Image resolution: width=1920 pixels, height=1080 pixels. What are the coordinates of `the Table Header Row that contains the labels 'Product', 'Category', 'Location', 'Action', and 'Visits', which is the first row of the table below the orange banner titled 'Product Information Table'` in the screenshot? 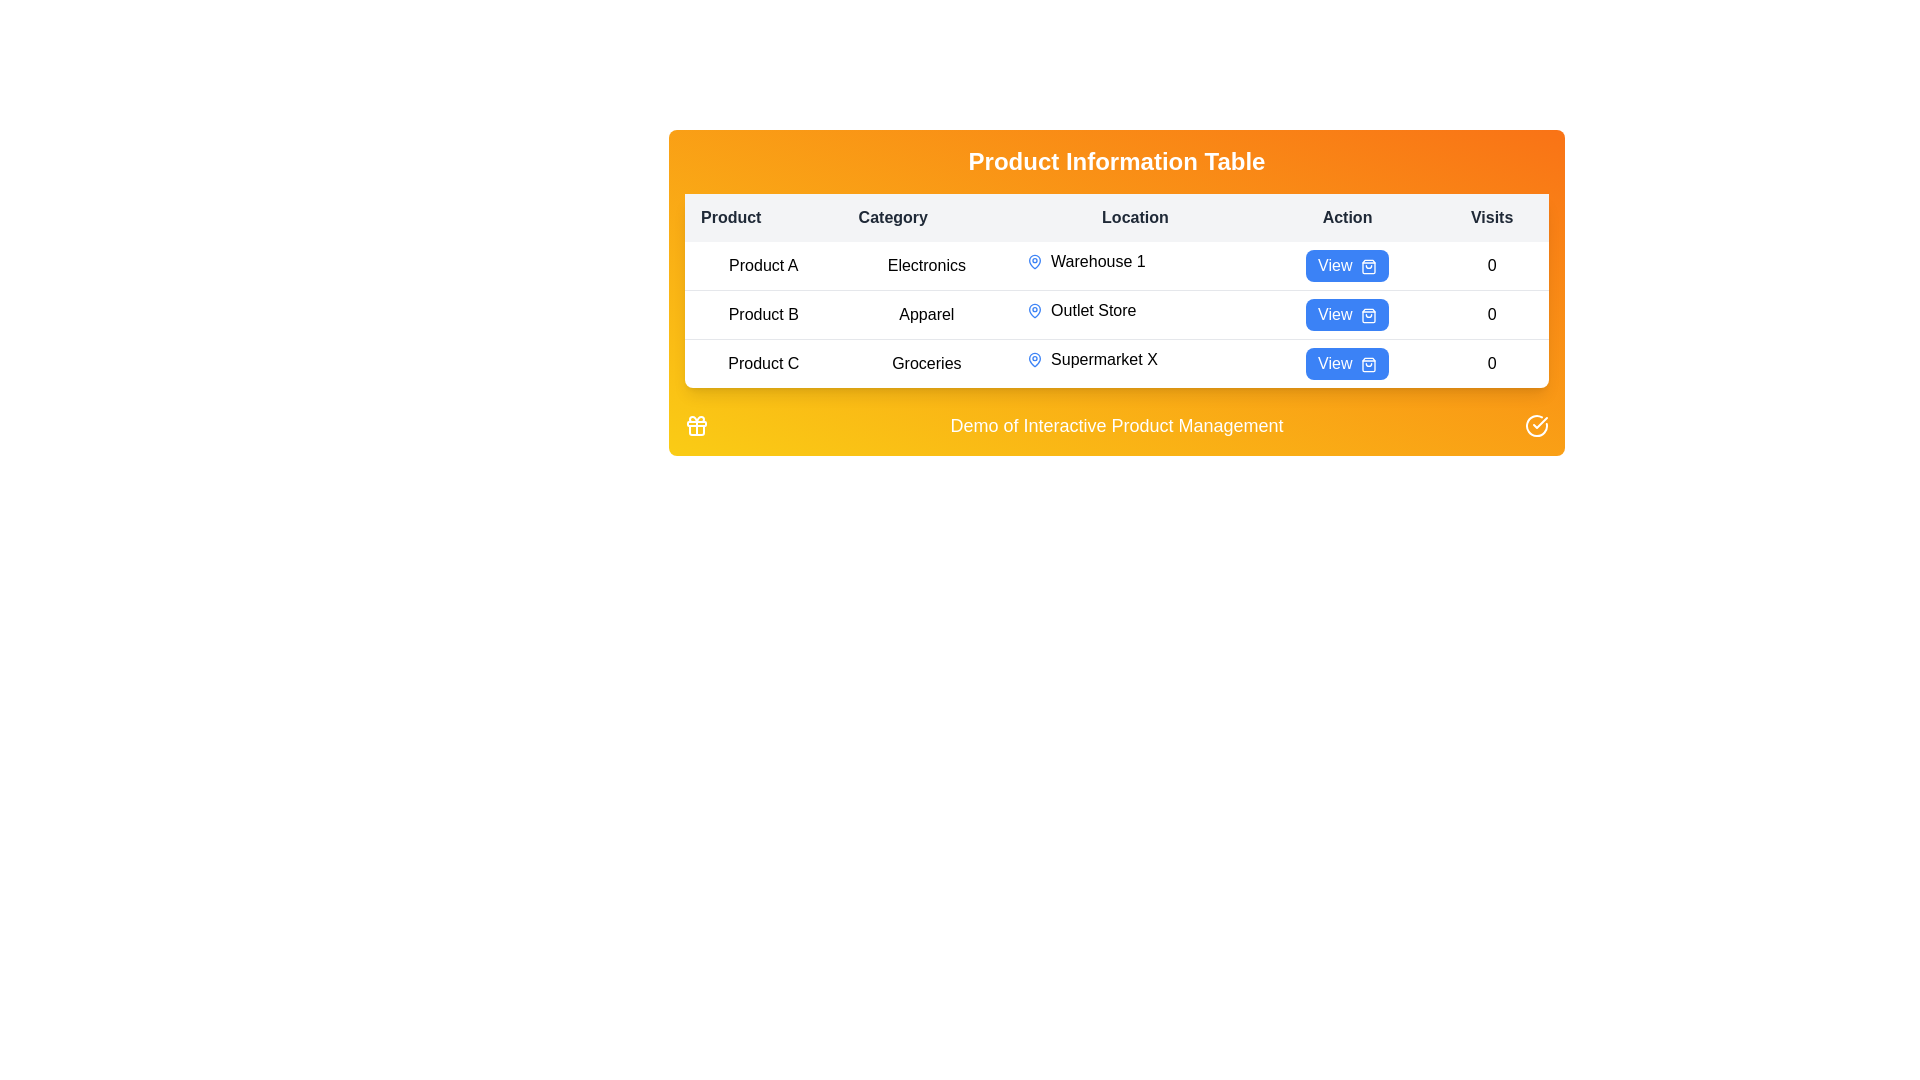 It's located at (1116, 218).